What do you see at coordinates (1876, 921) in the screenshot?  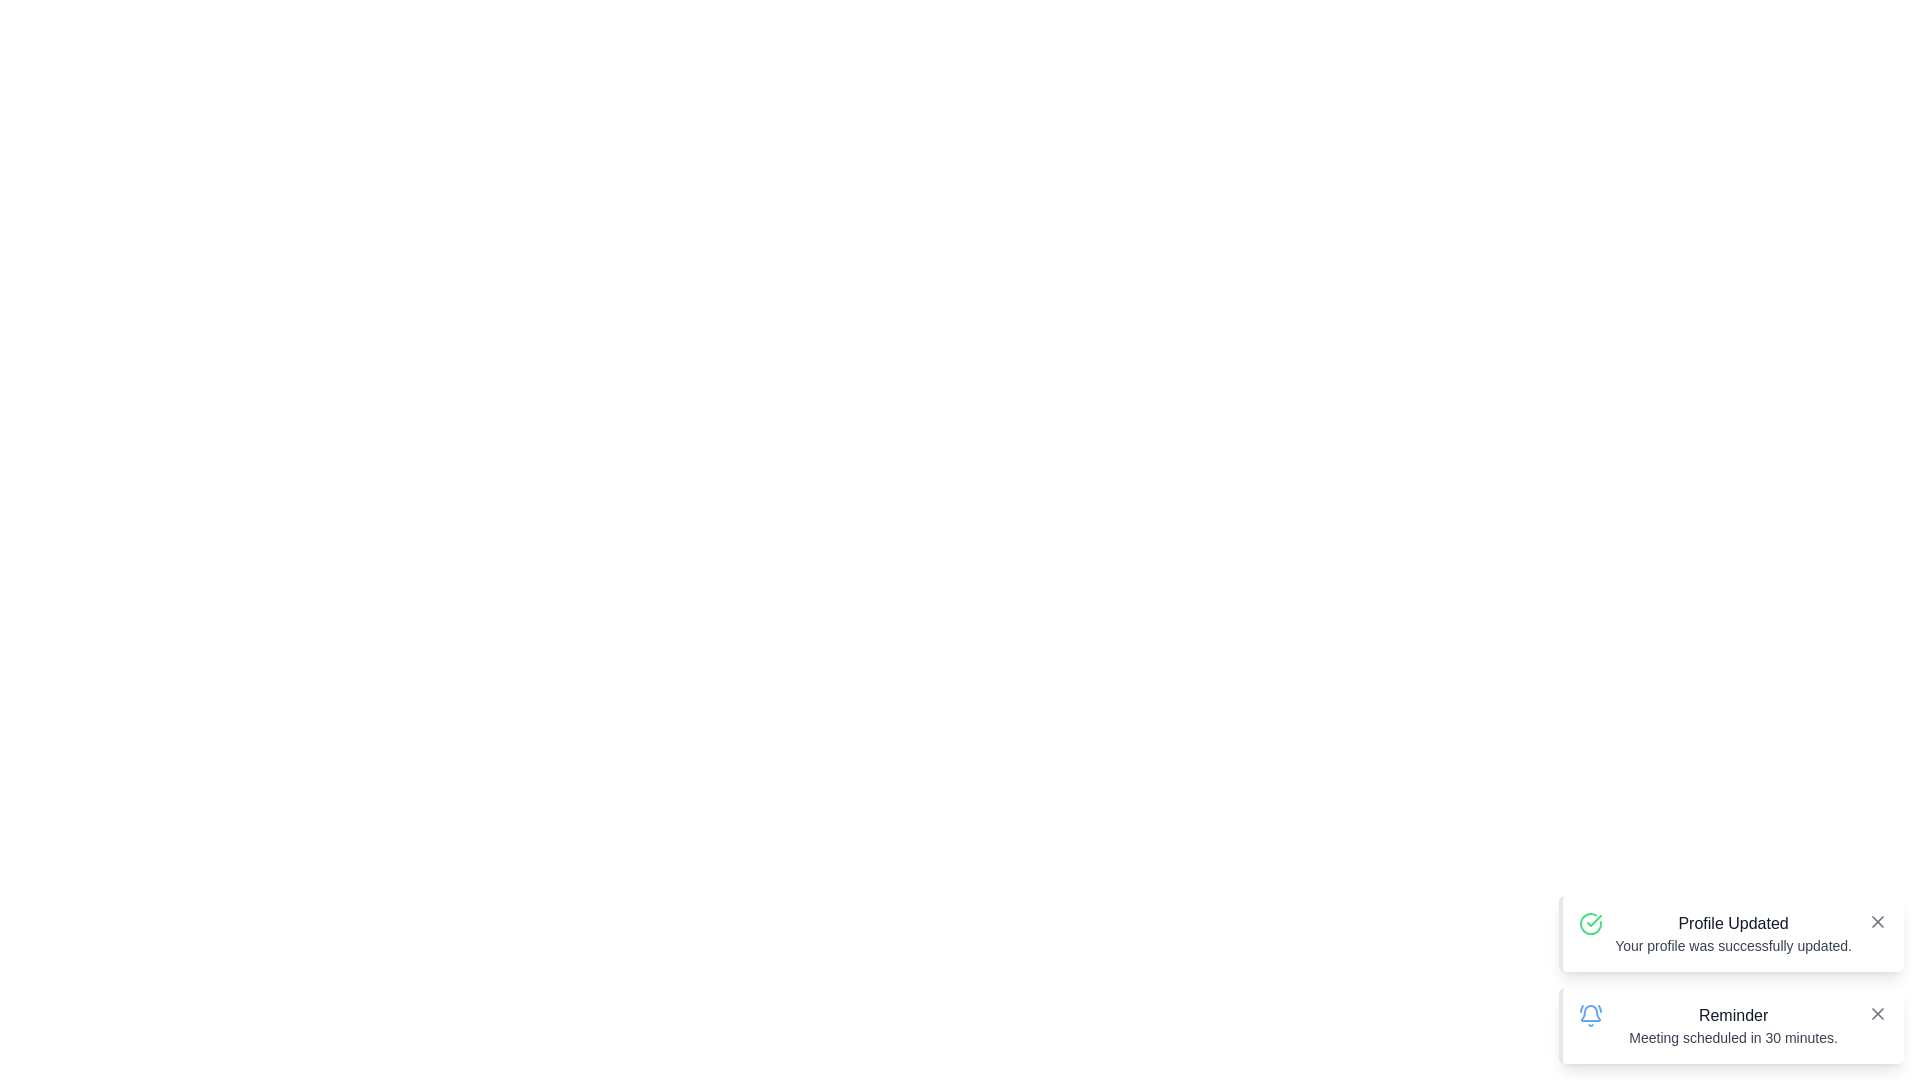 I see `the 'X' icon button in the top-right corner of the 'Profile Updated' notification card` at bounding box center [1876, 921].